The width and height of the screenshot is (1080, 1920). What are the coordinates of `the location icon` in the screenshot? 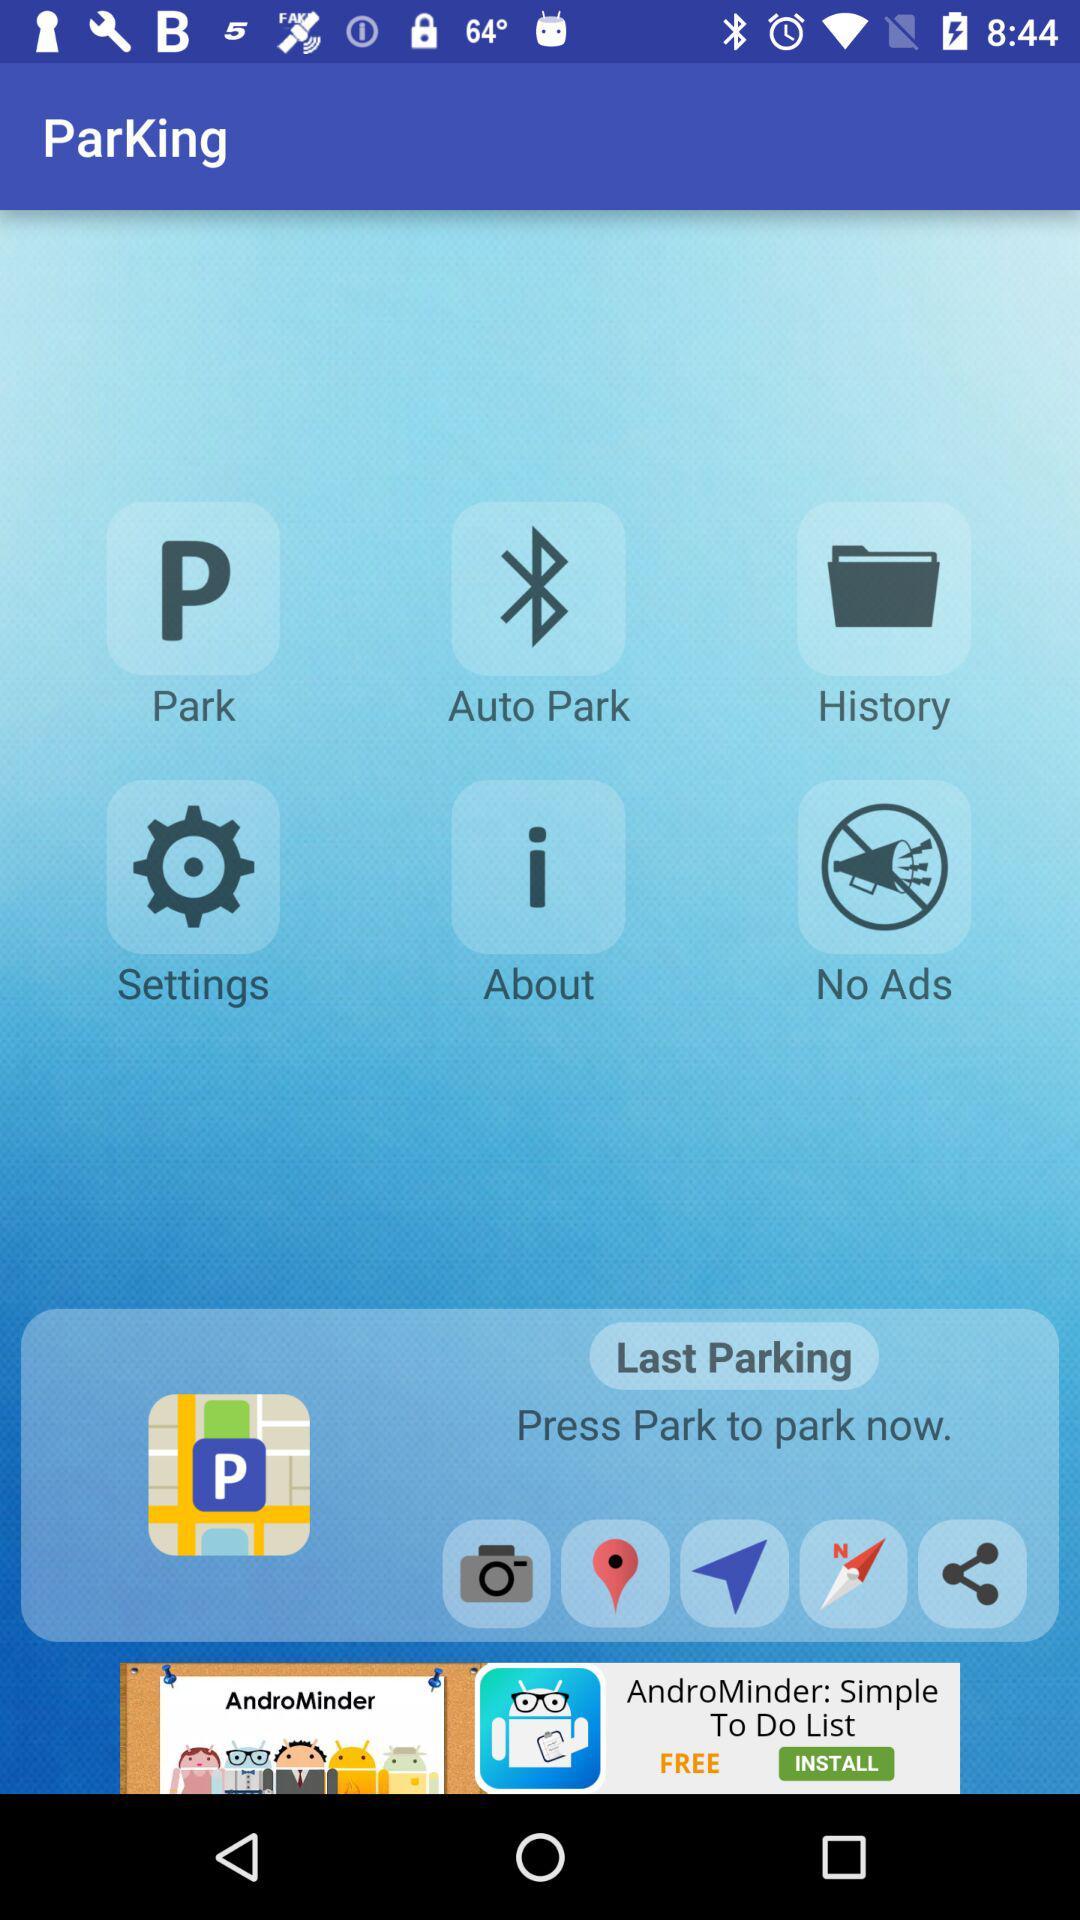 It's located at (614, 1572).